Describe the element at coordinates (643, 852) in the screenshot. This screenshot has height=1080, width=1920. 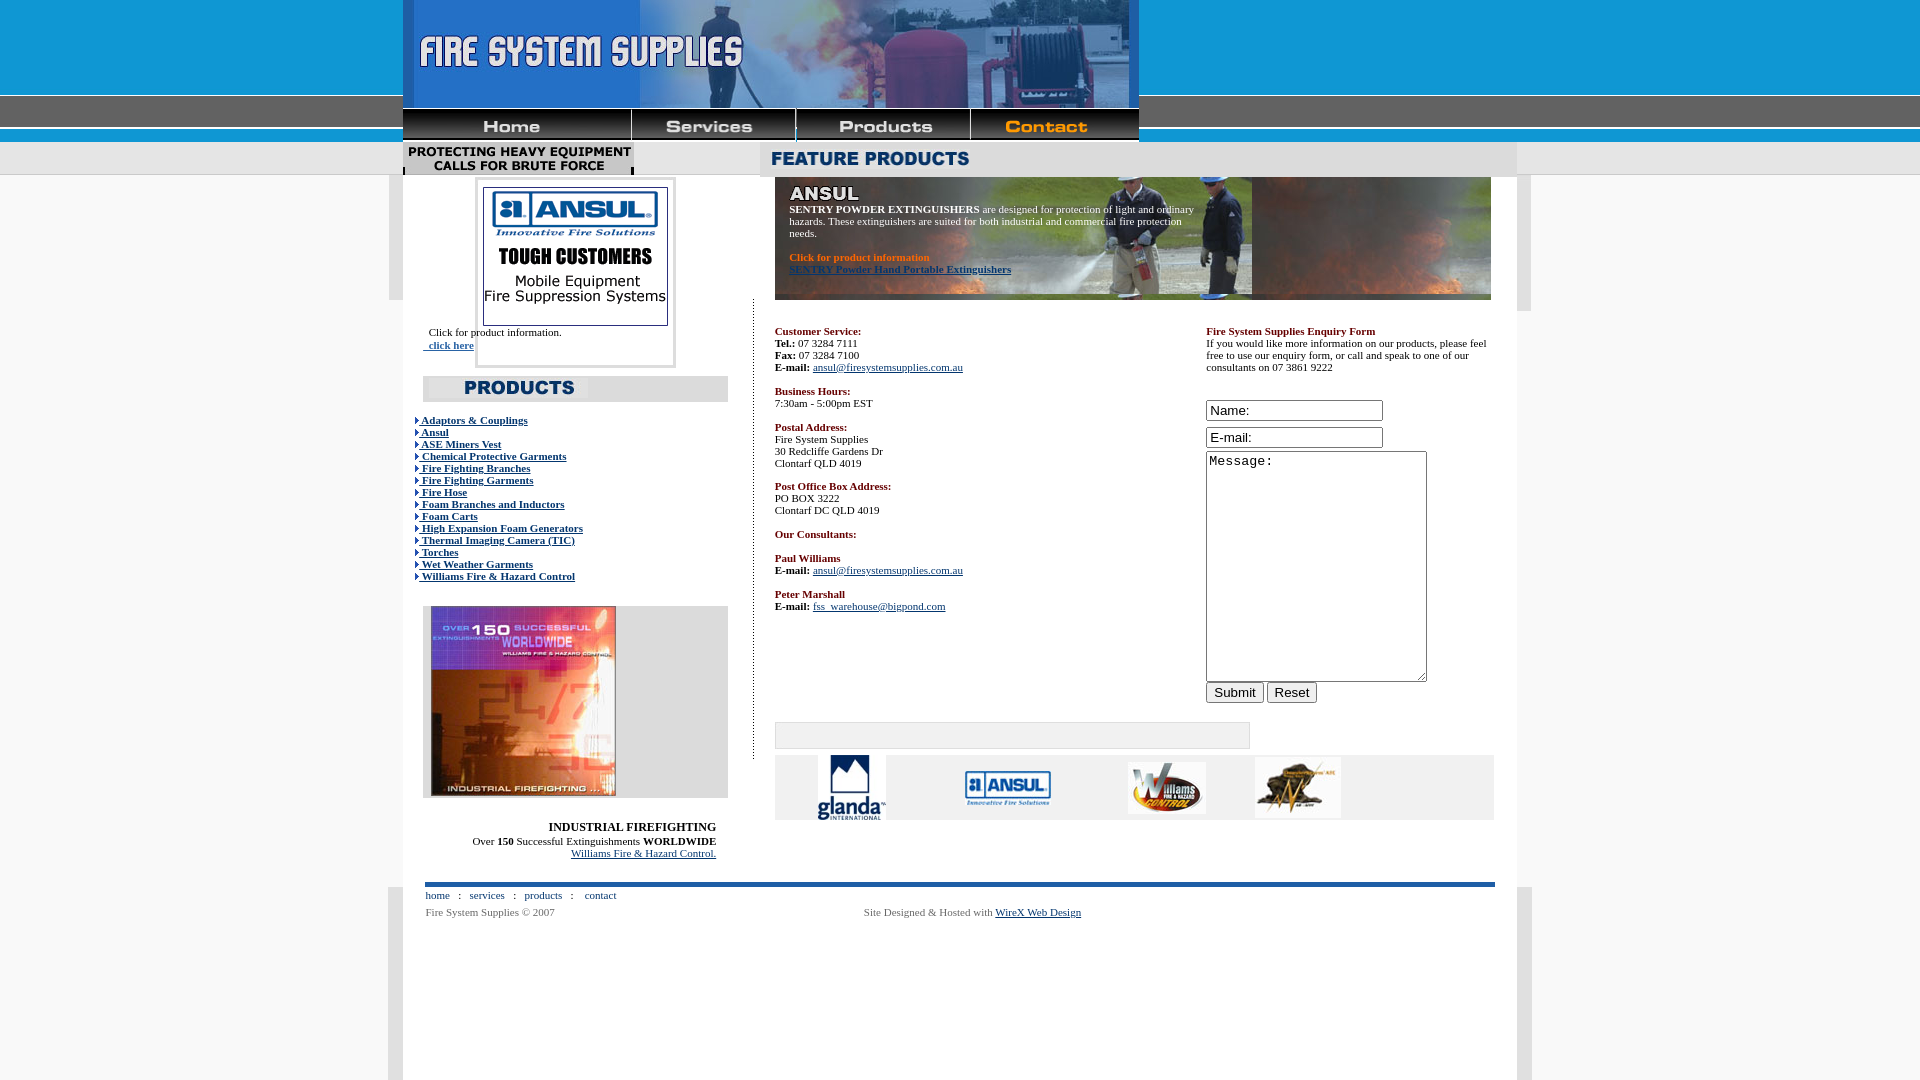
I see `'Williams Fire & Hazard Control.'` at that location.